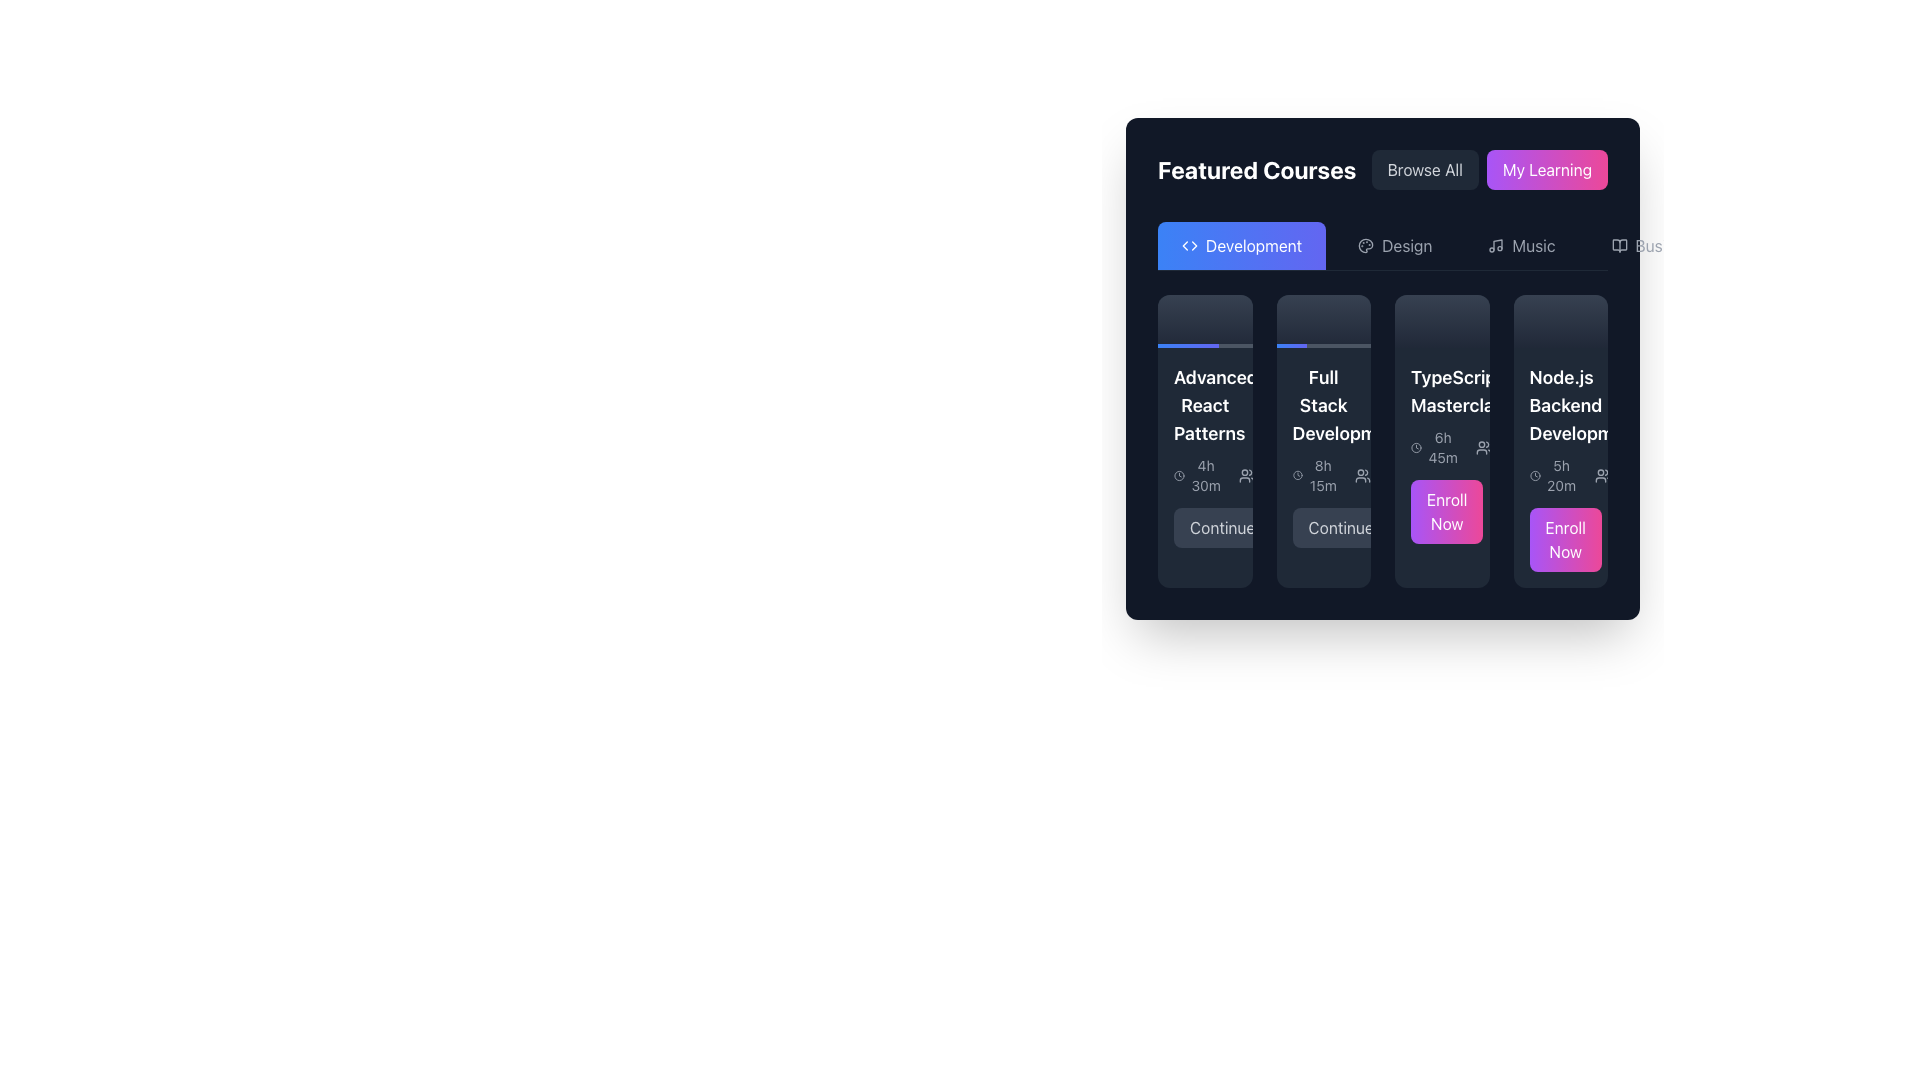 The image size is (1920, 1080). I want to click on the 'Continue' button located below the 'Full Stack Development' course card in the 'Featured Courses' section, so click(1323, 527).